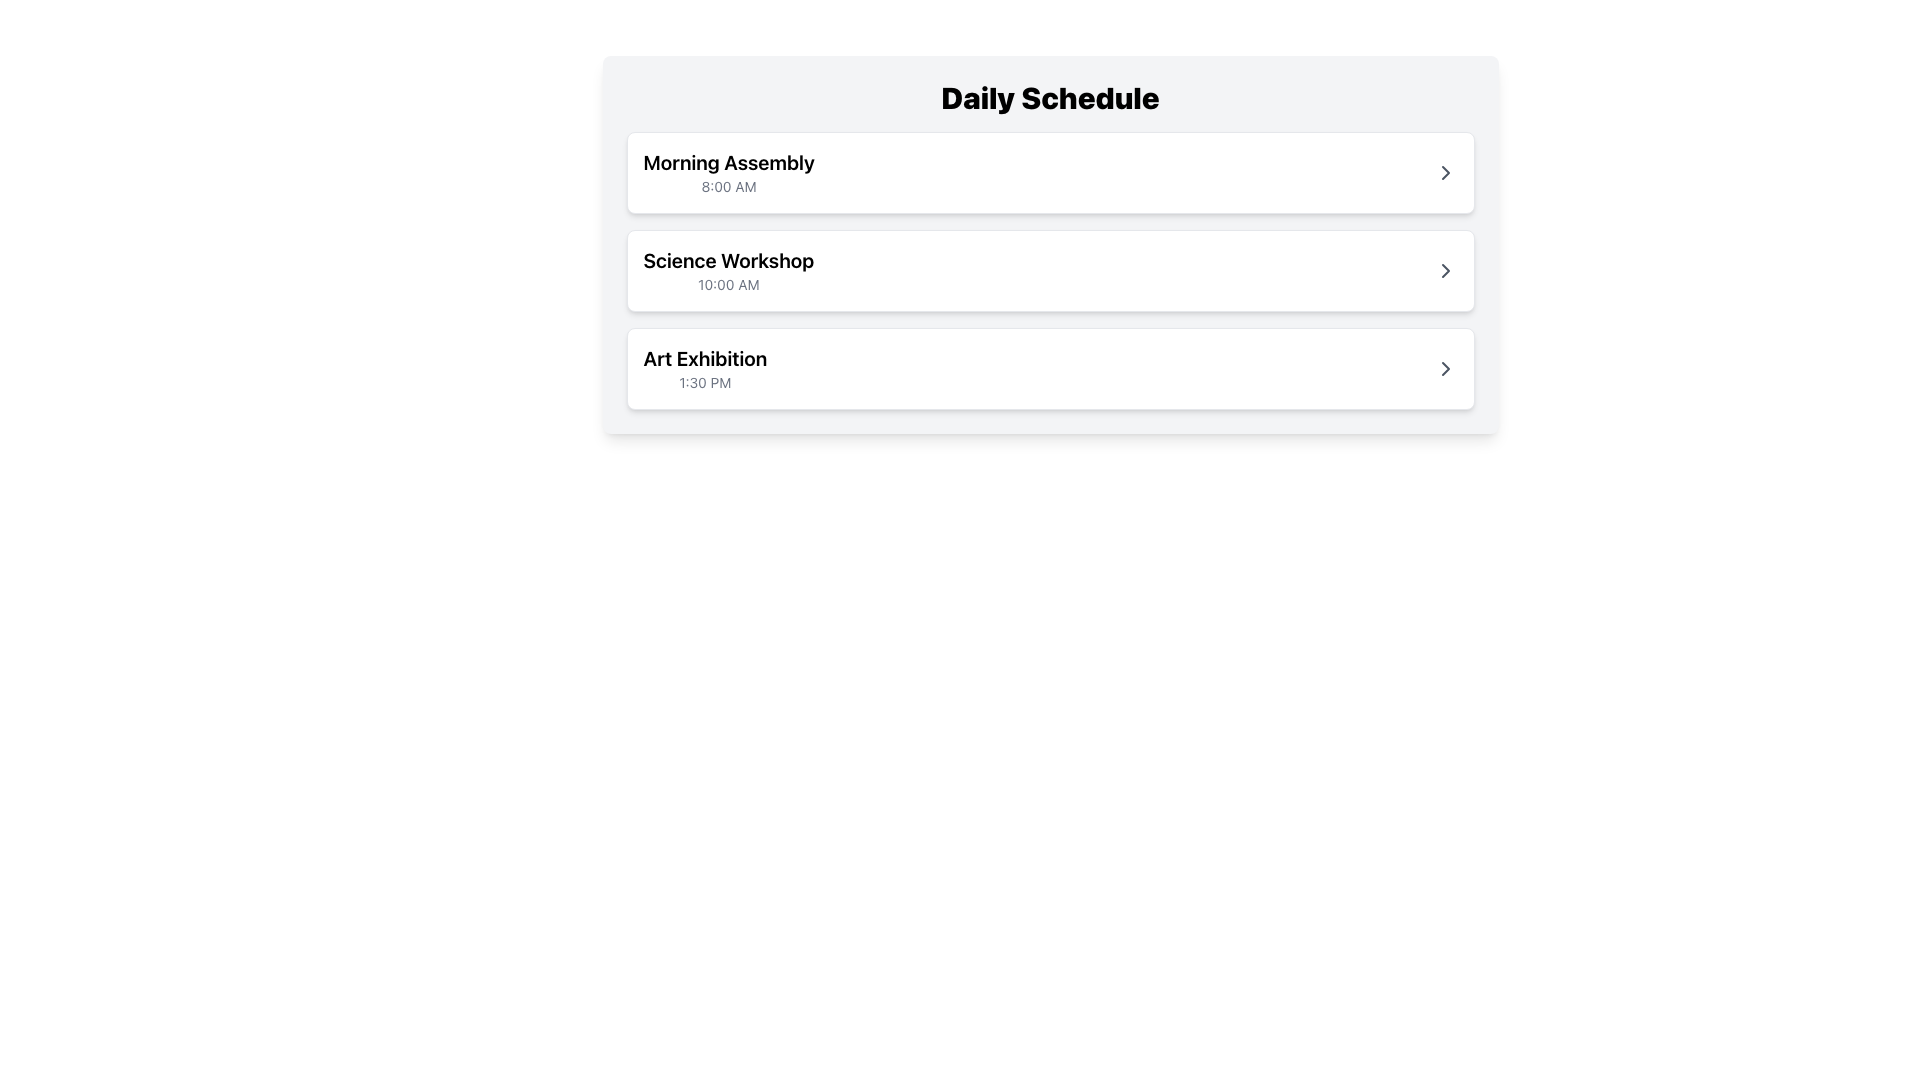 The image size is (1920, 1080). I want to click on the scheduled event list item labeled 'Science Workshop' at 10:00 AM, which is located in the middle section of the 'Daily Schedule', so click(1049, 270).